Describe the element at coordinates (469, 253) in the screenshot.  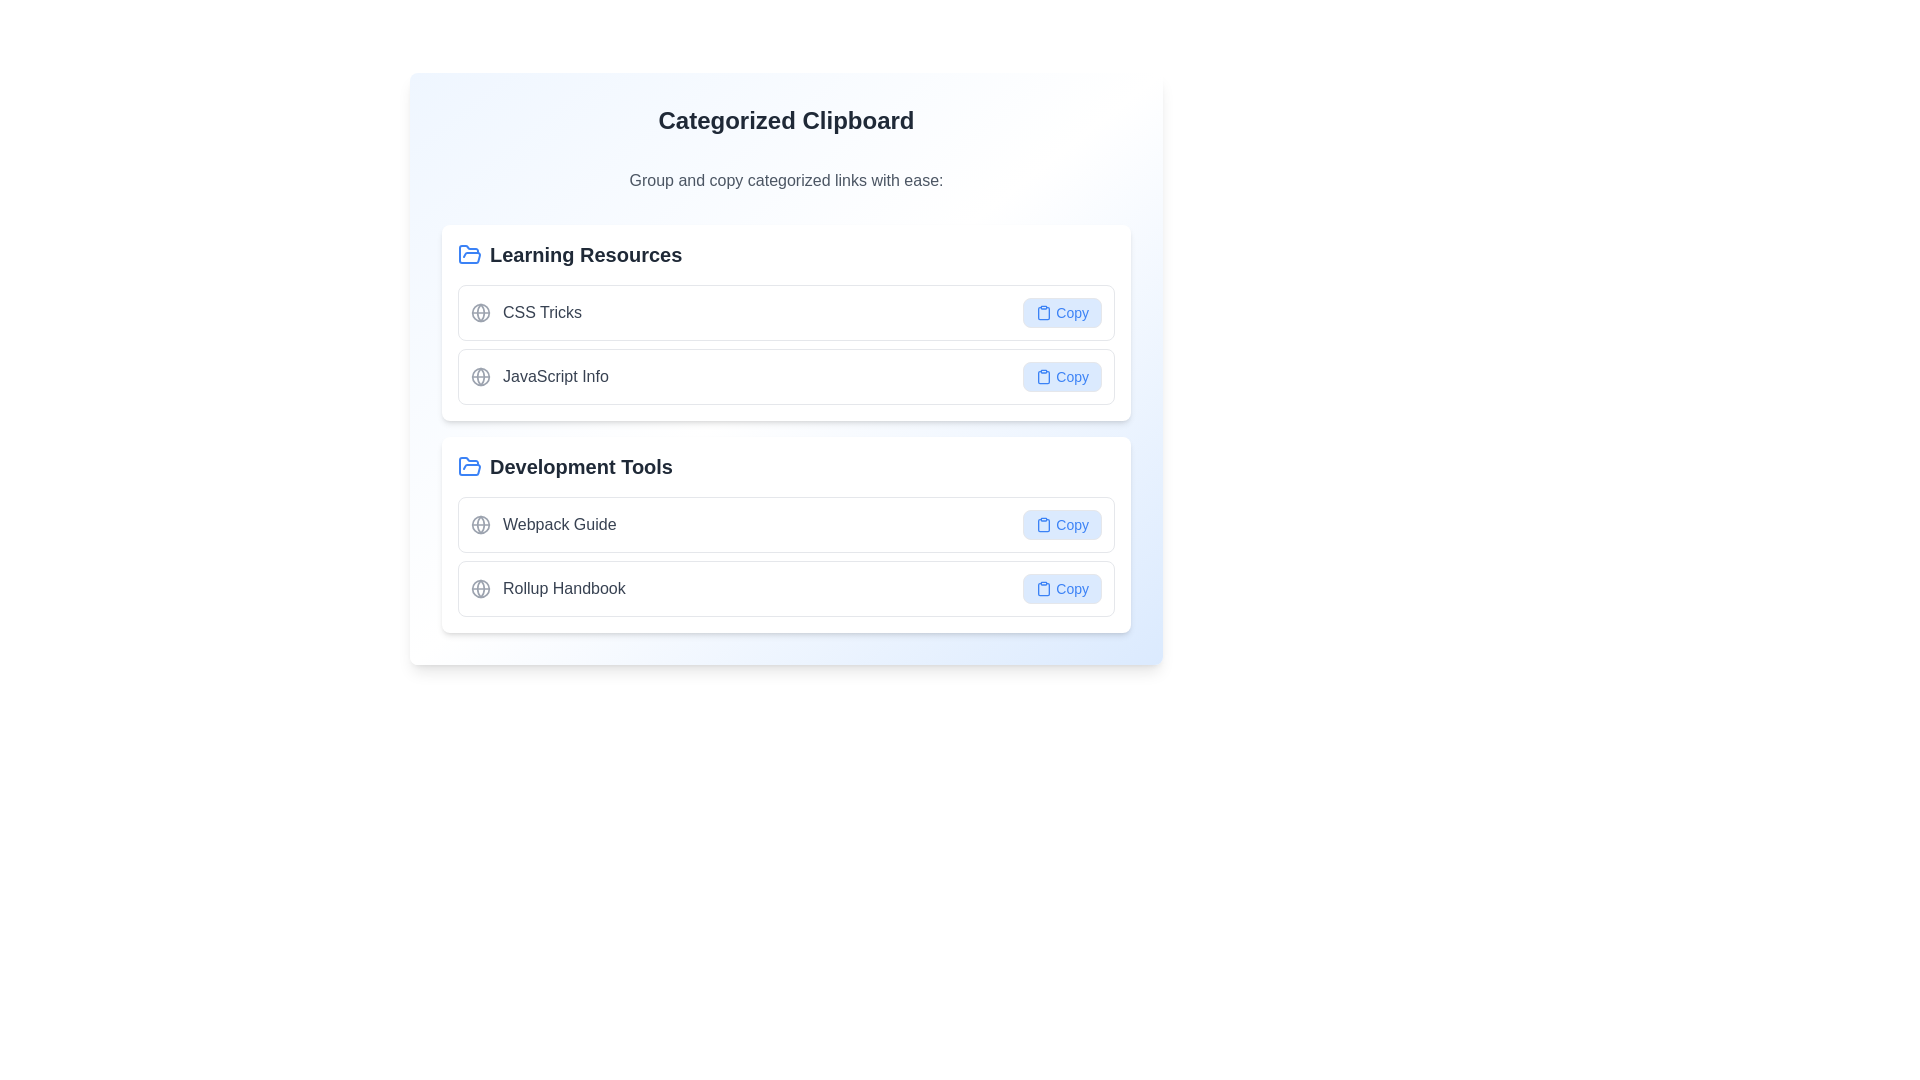
I see `the blue rounded open folder icon located near the 'Learning Resources' label at the top-left section of the page` at that location.